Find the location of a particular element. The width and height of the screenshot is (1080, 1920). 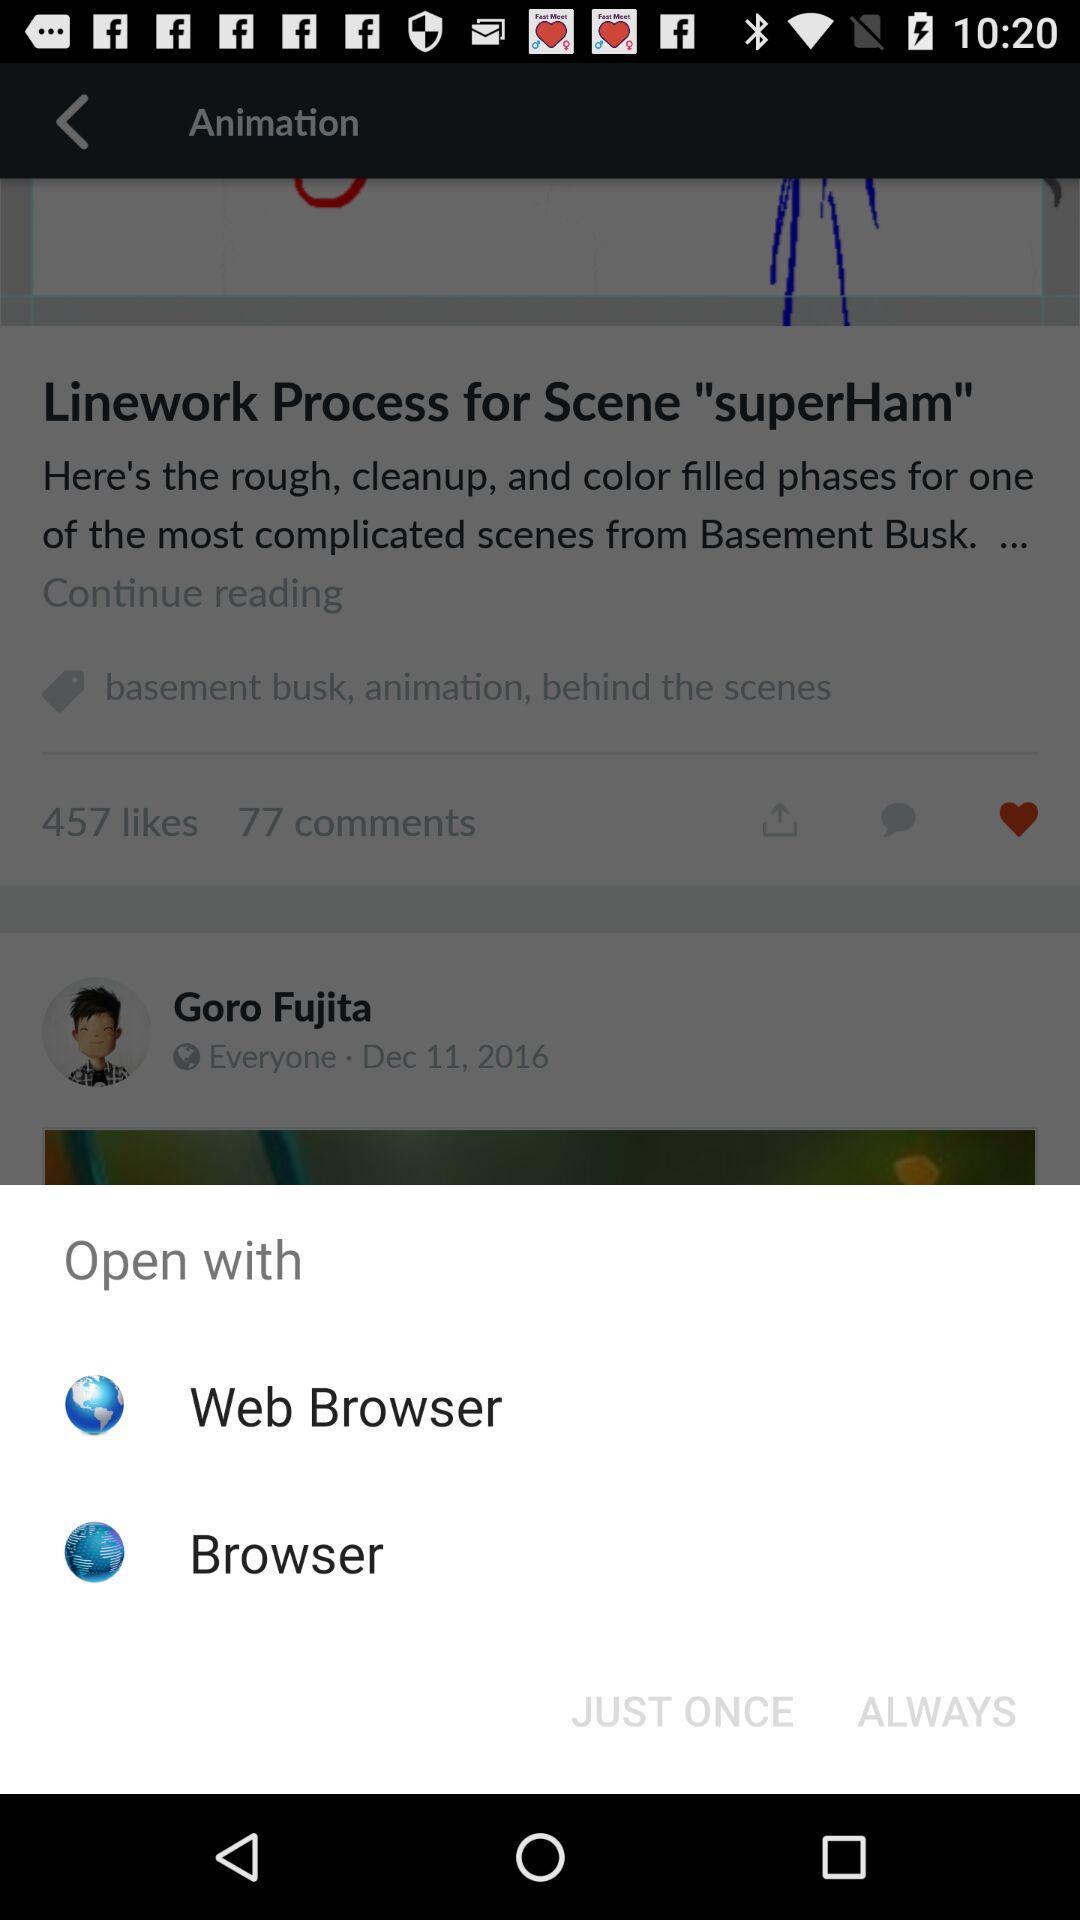

the just once at the bottom is located at coordinates (681, 1708).